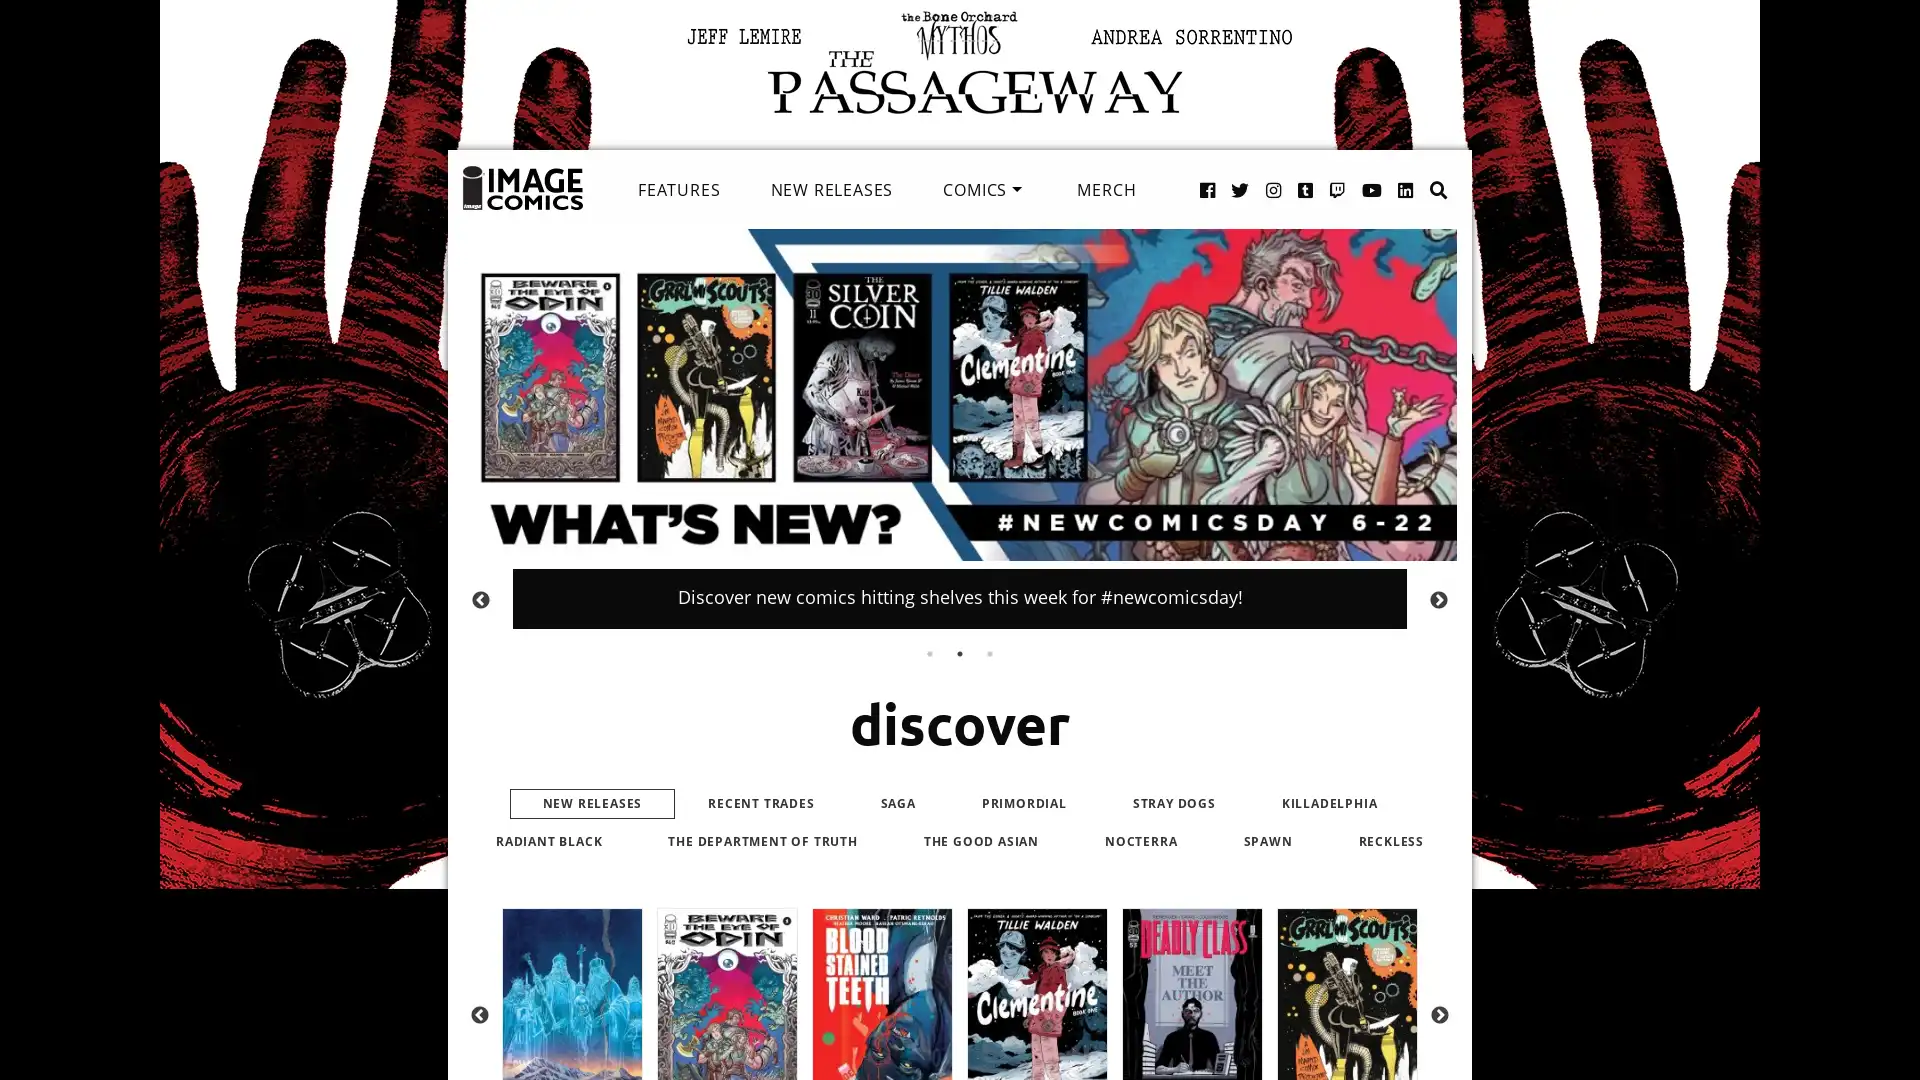 Image resolution: width=1920 pixels, height=1080 pixels. Describe the element at coordinates (480, 599) in the screenshot. I see `Previous` at that location.